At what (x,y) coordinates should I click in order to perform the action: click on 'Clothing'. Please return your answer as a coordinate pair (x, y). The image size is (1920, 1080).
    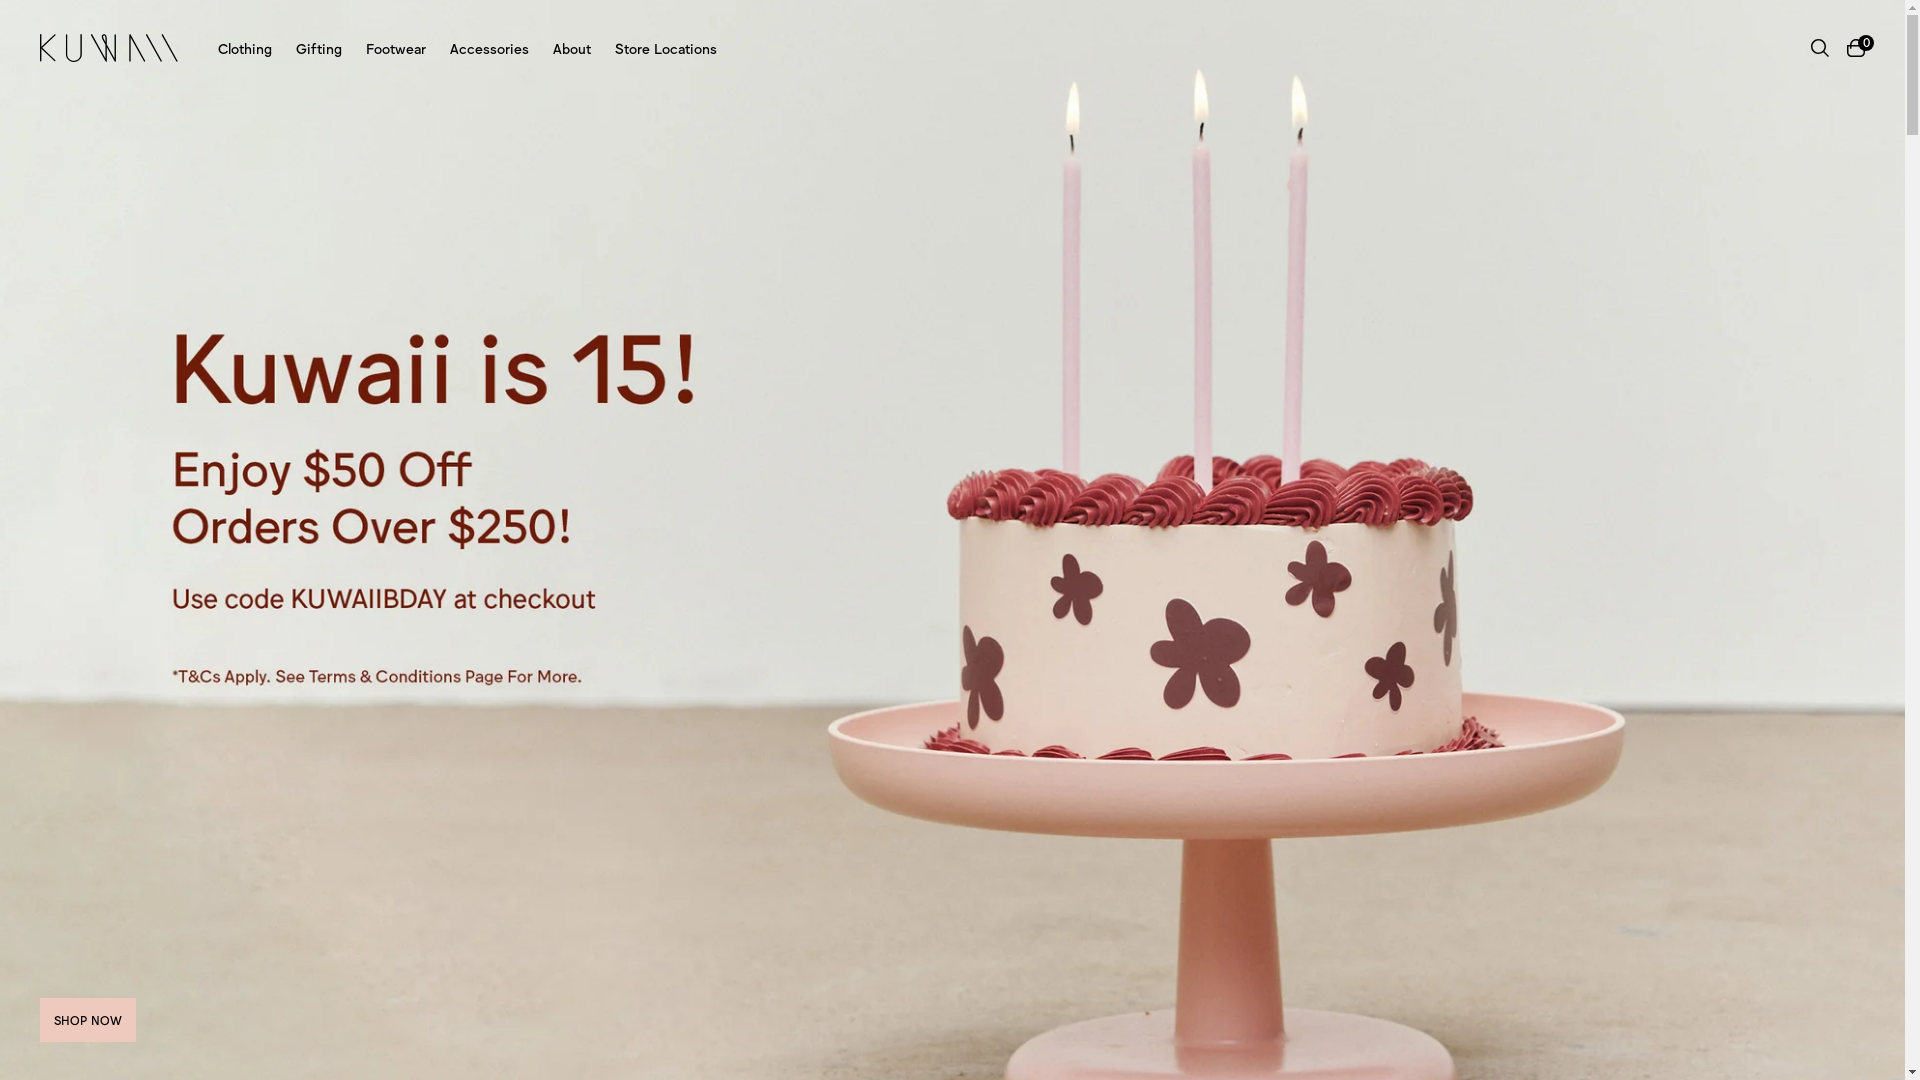
    Looking at the image, I should click on (243, 46).